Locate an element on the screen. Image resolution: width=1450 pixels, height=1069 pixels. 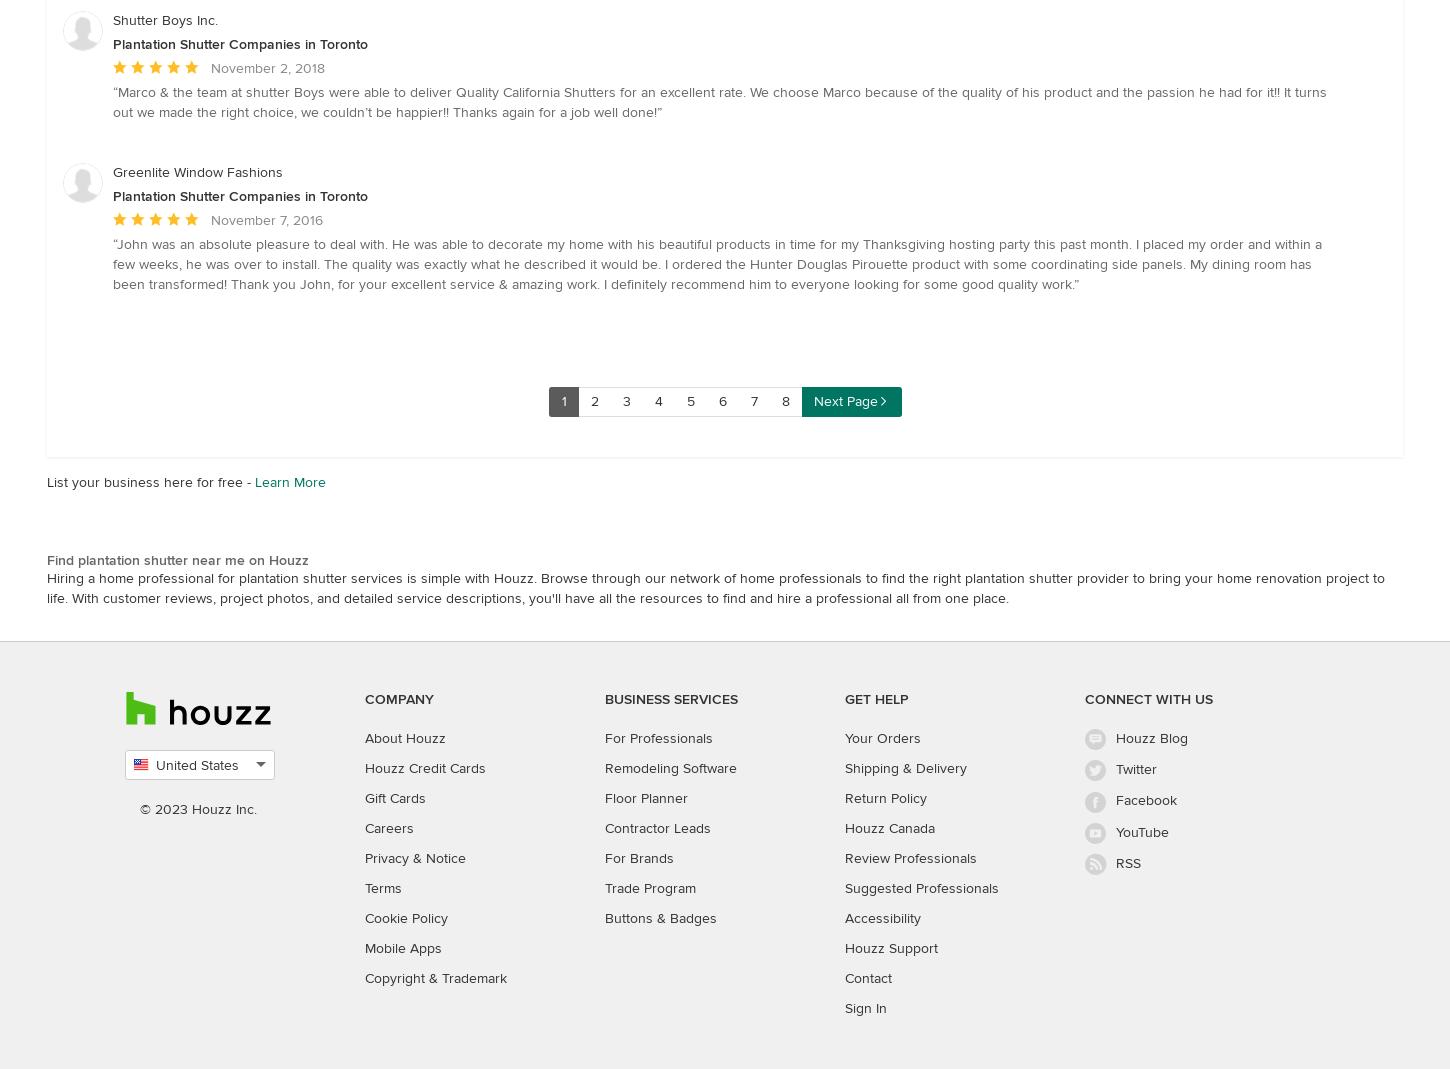
'Greenlite Window Fashions' is located at coordinates (112, 171).